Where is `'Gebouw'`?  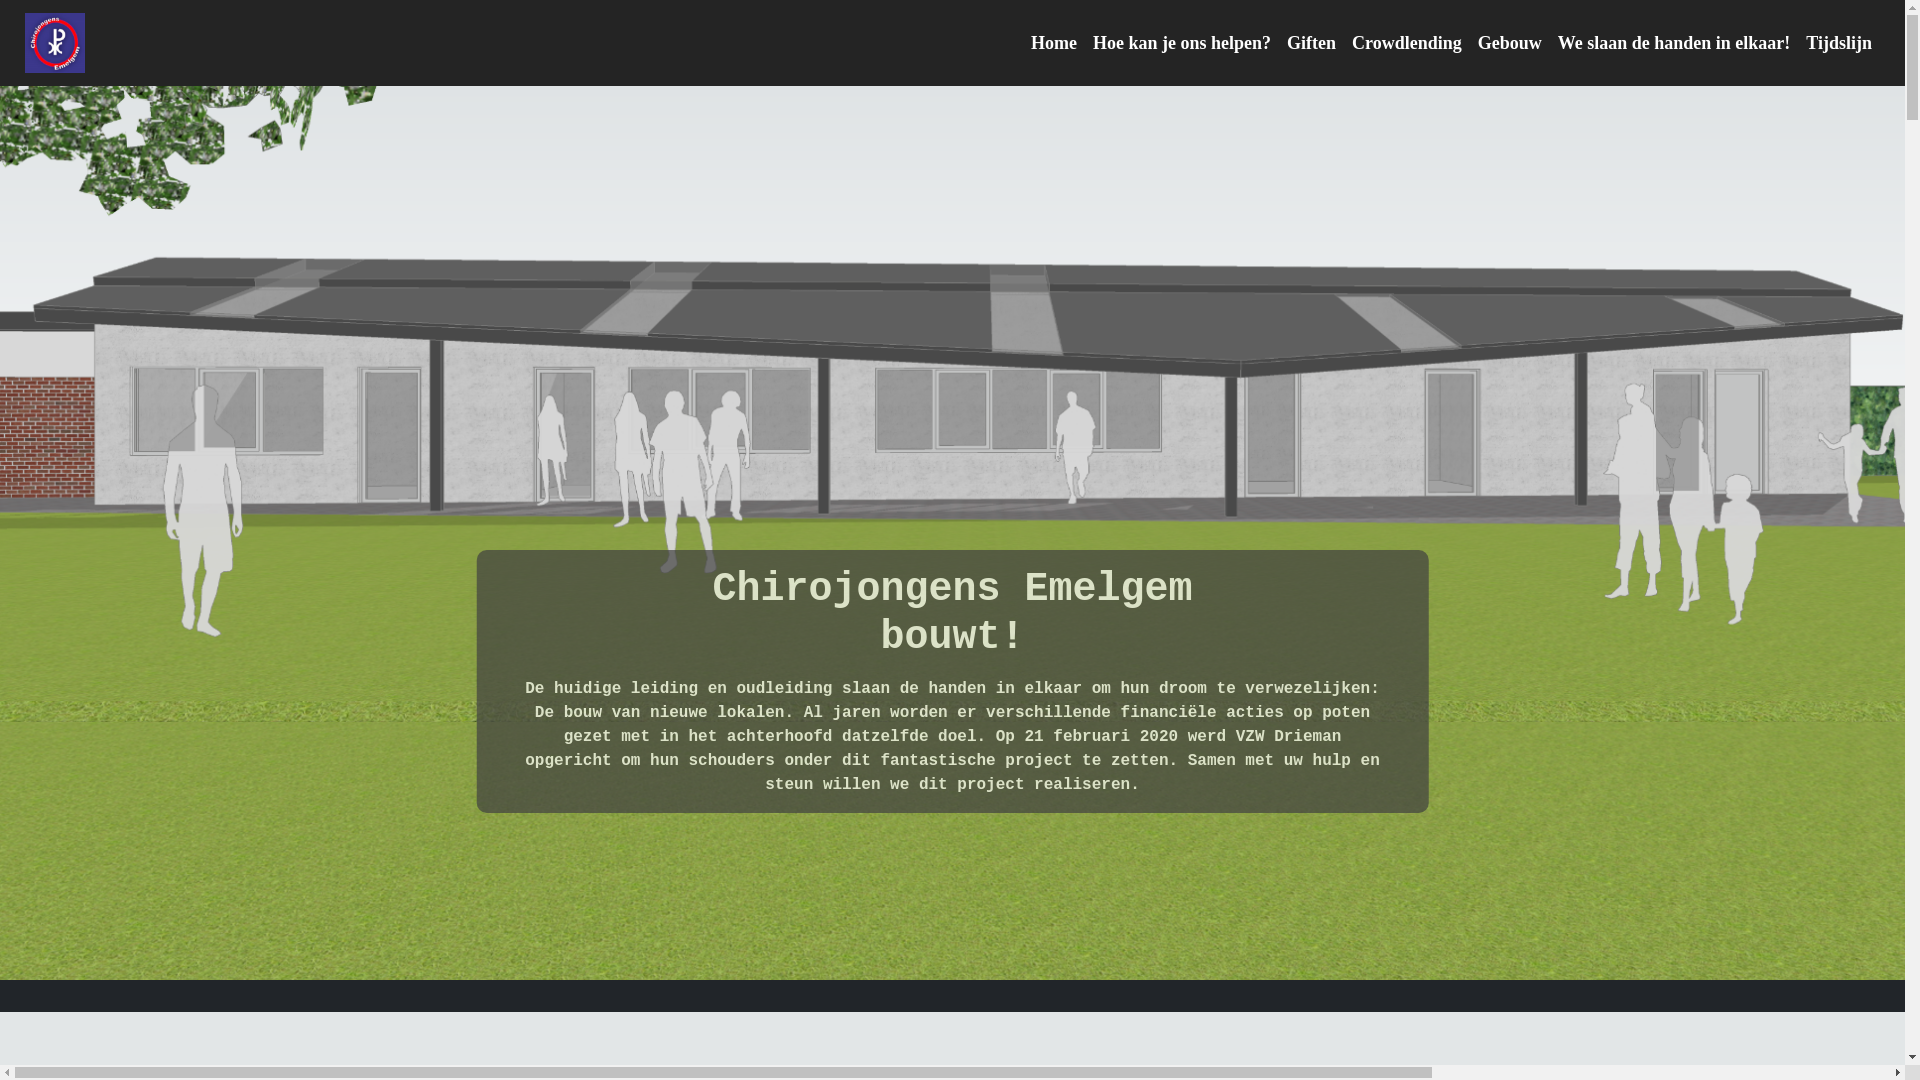 'Gebouw' is located at coordinates (1510, 43).